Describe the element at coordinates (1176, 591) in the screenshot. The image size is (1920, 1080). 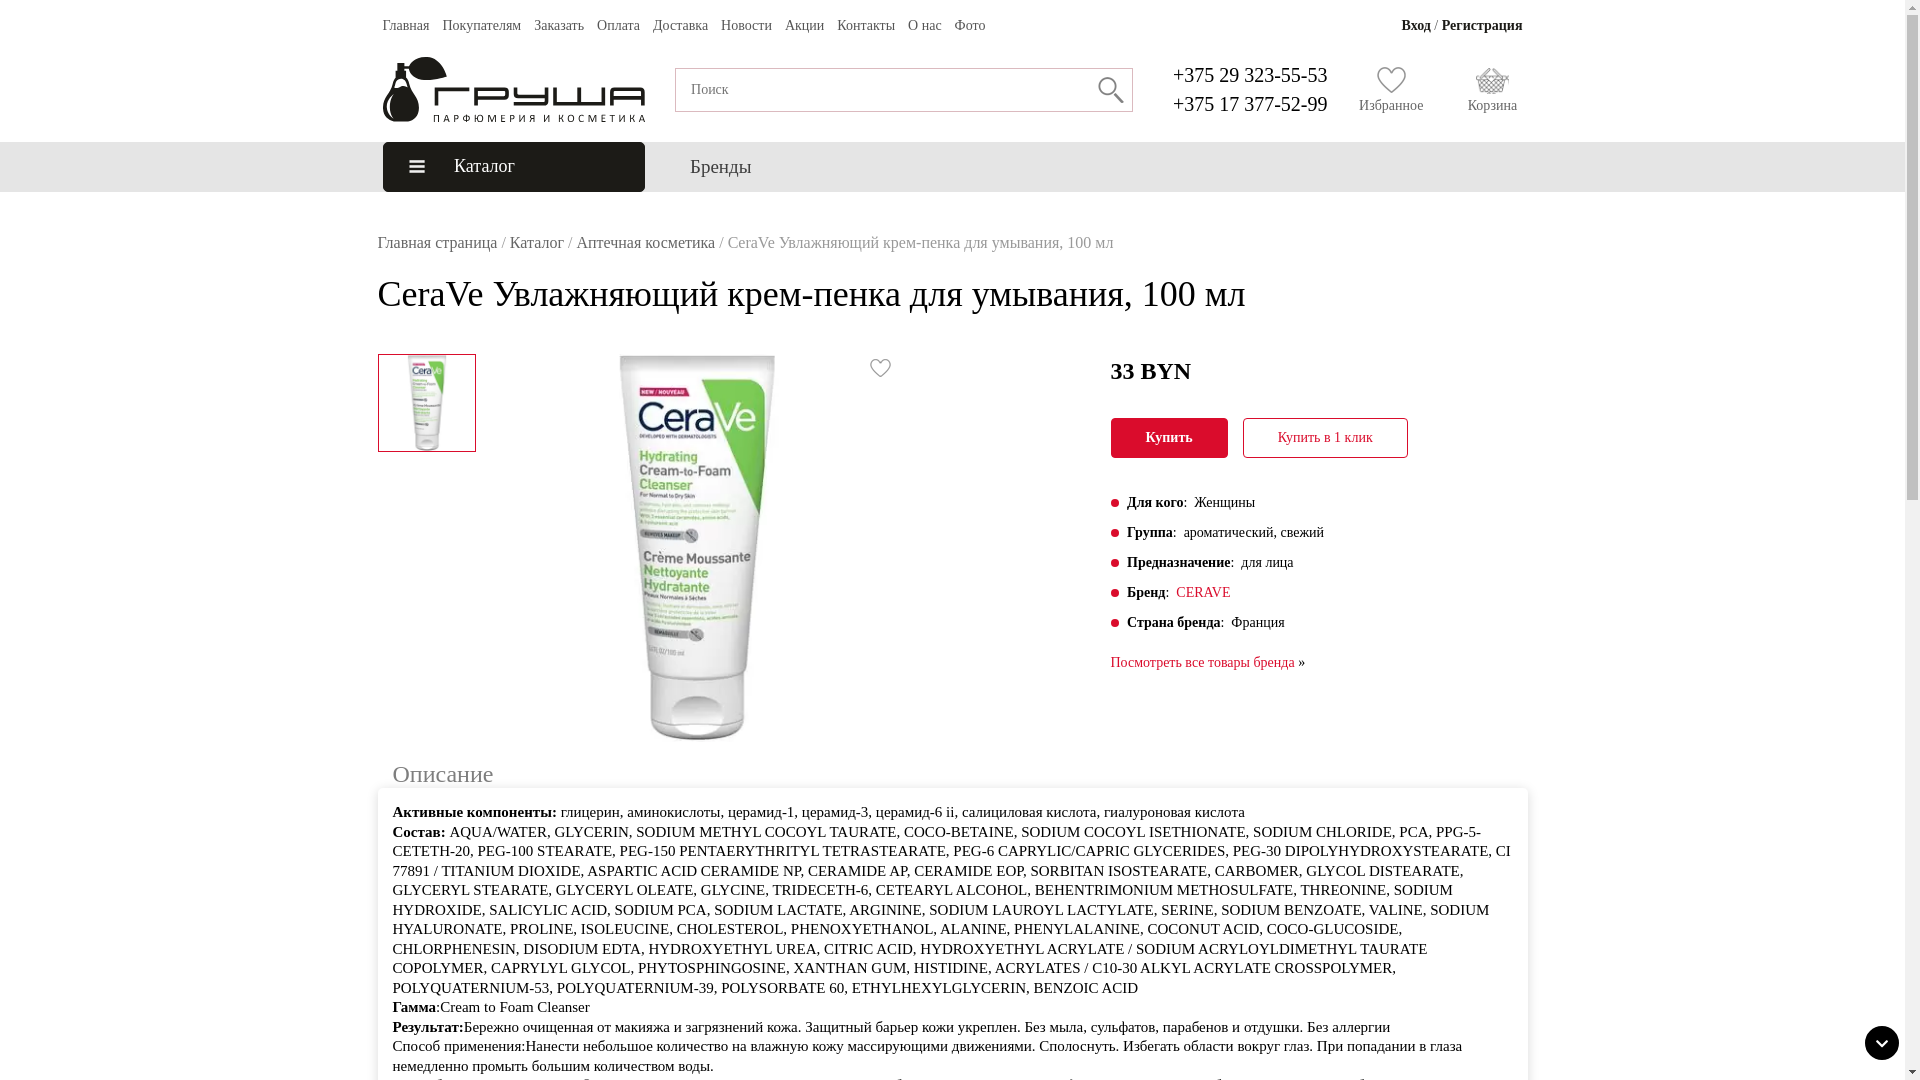
I see `'CERAVE'` at that location.